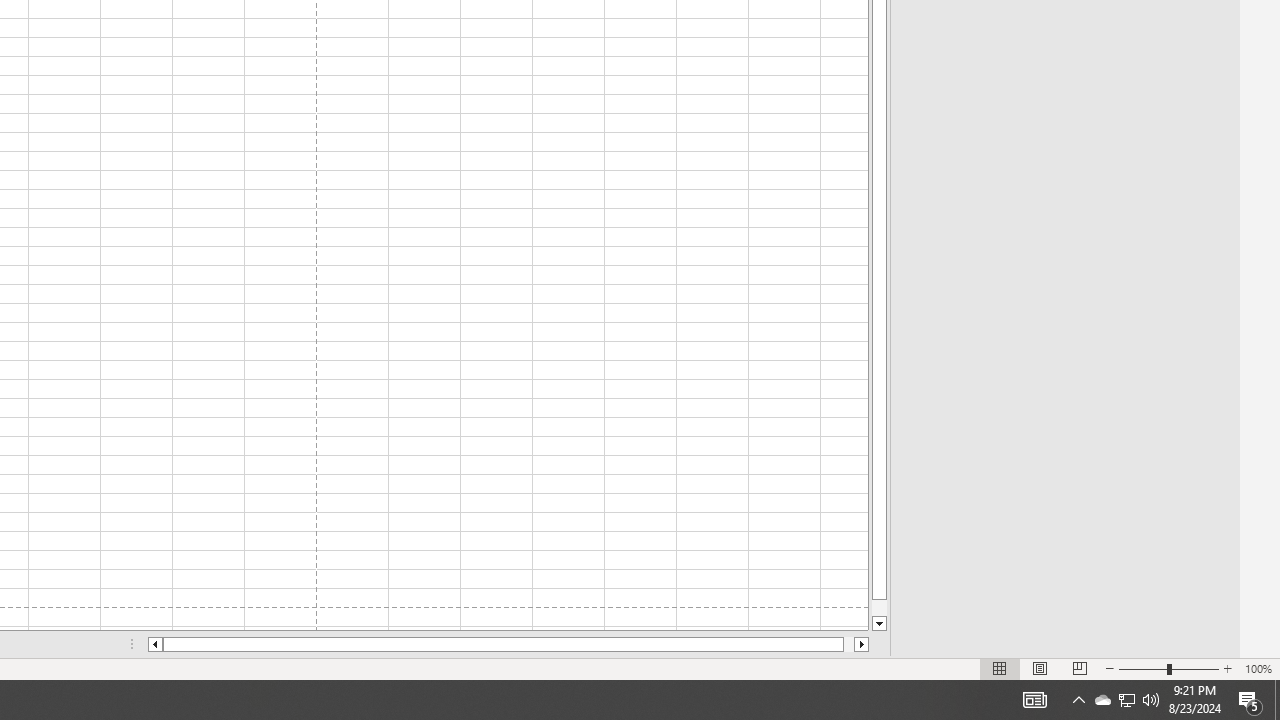 This screenshot has height=720, width=1280. Describe the element at coordinates (879, 623) in the screenshot. I see `'Line down'` at that location.